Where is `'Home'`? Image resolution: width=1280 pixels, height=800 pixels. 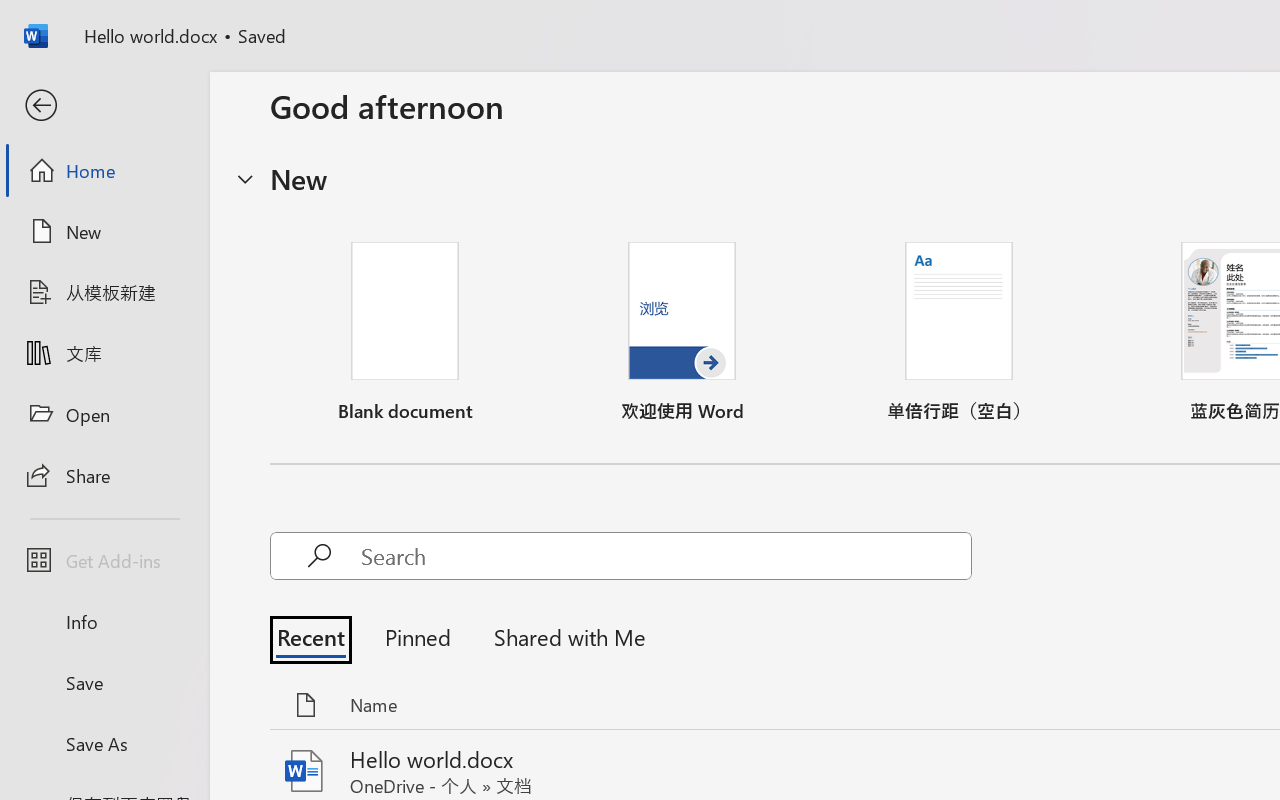
'Home' is located at coordinates (103, 169).